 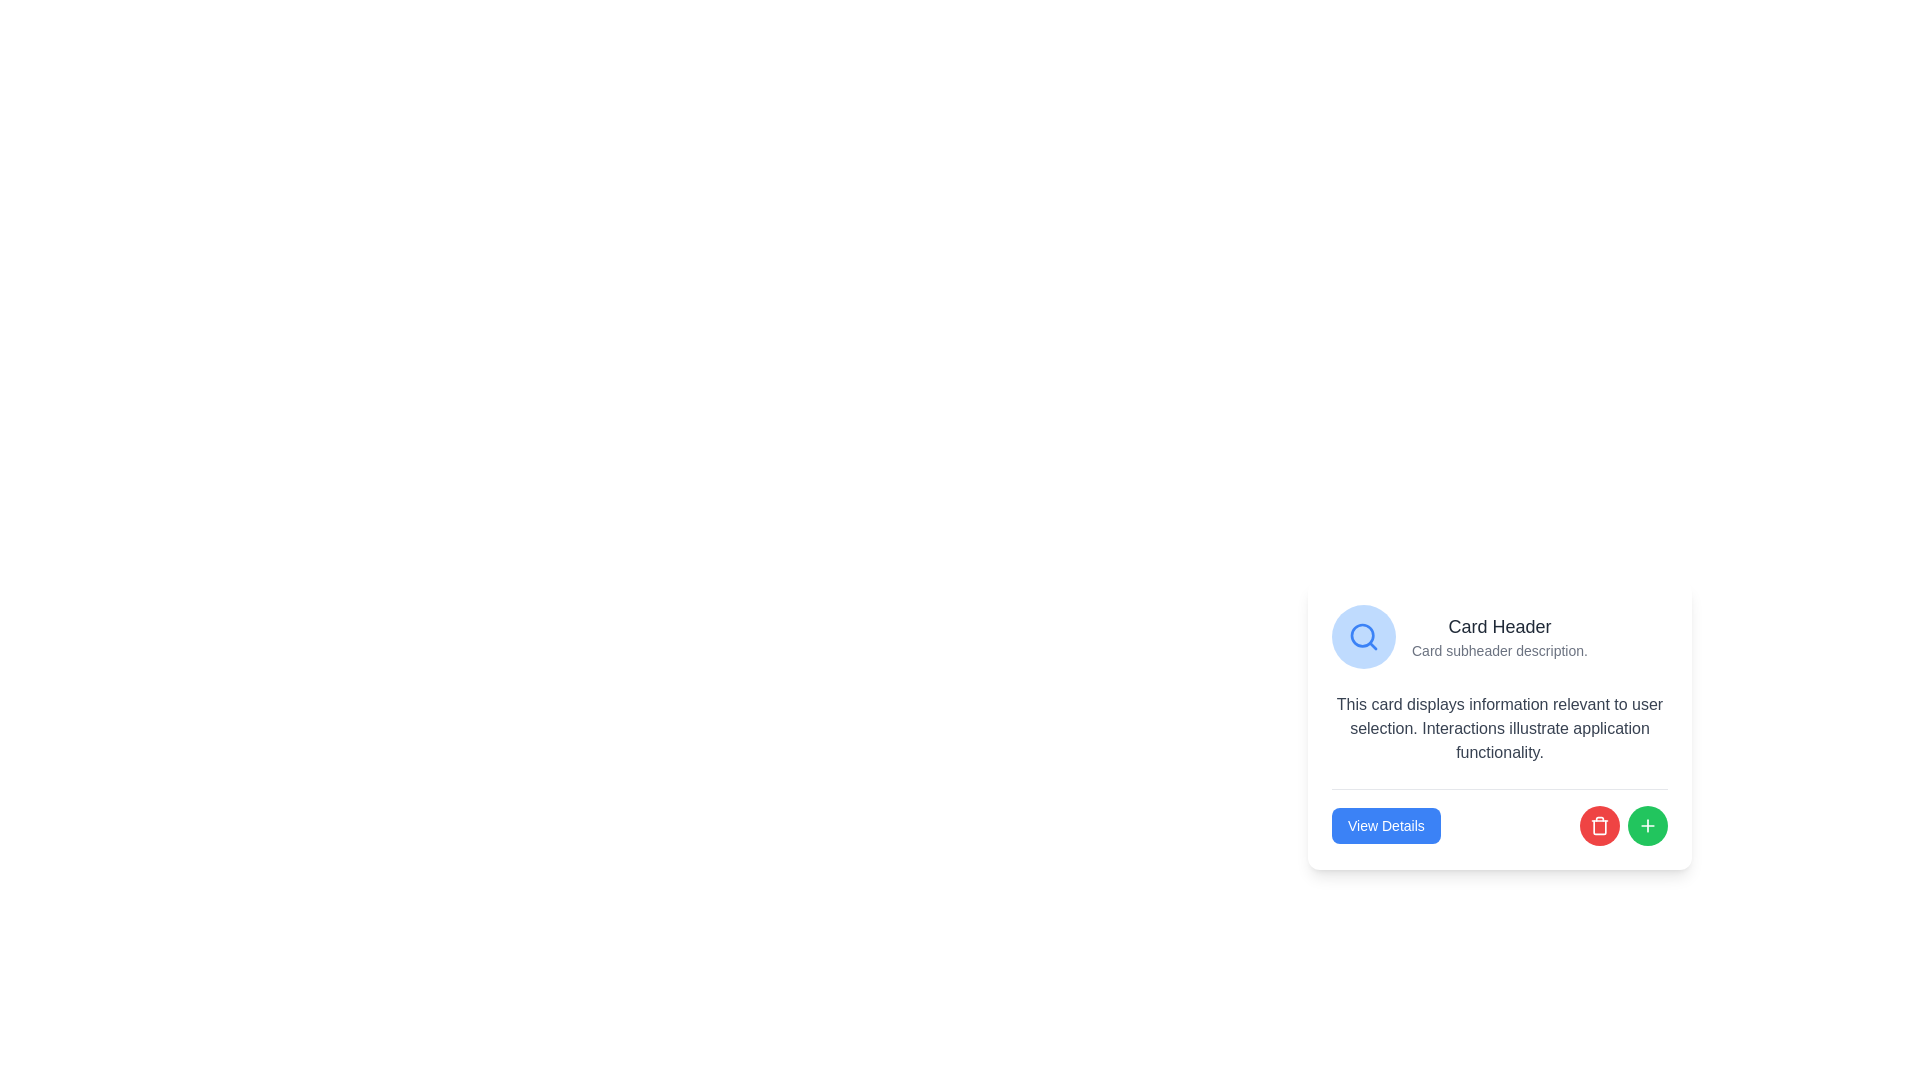 What do you see at coordinates (1623, 825) in the screenshot?
I see `the red circular button containing the trash can icon located in the bottom-right section of the card layout to initiate a delete action` at bounding box center [1623, 825].